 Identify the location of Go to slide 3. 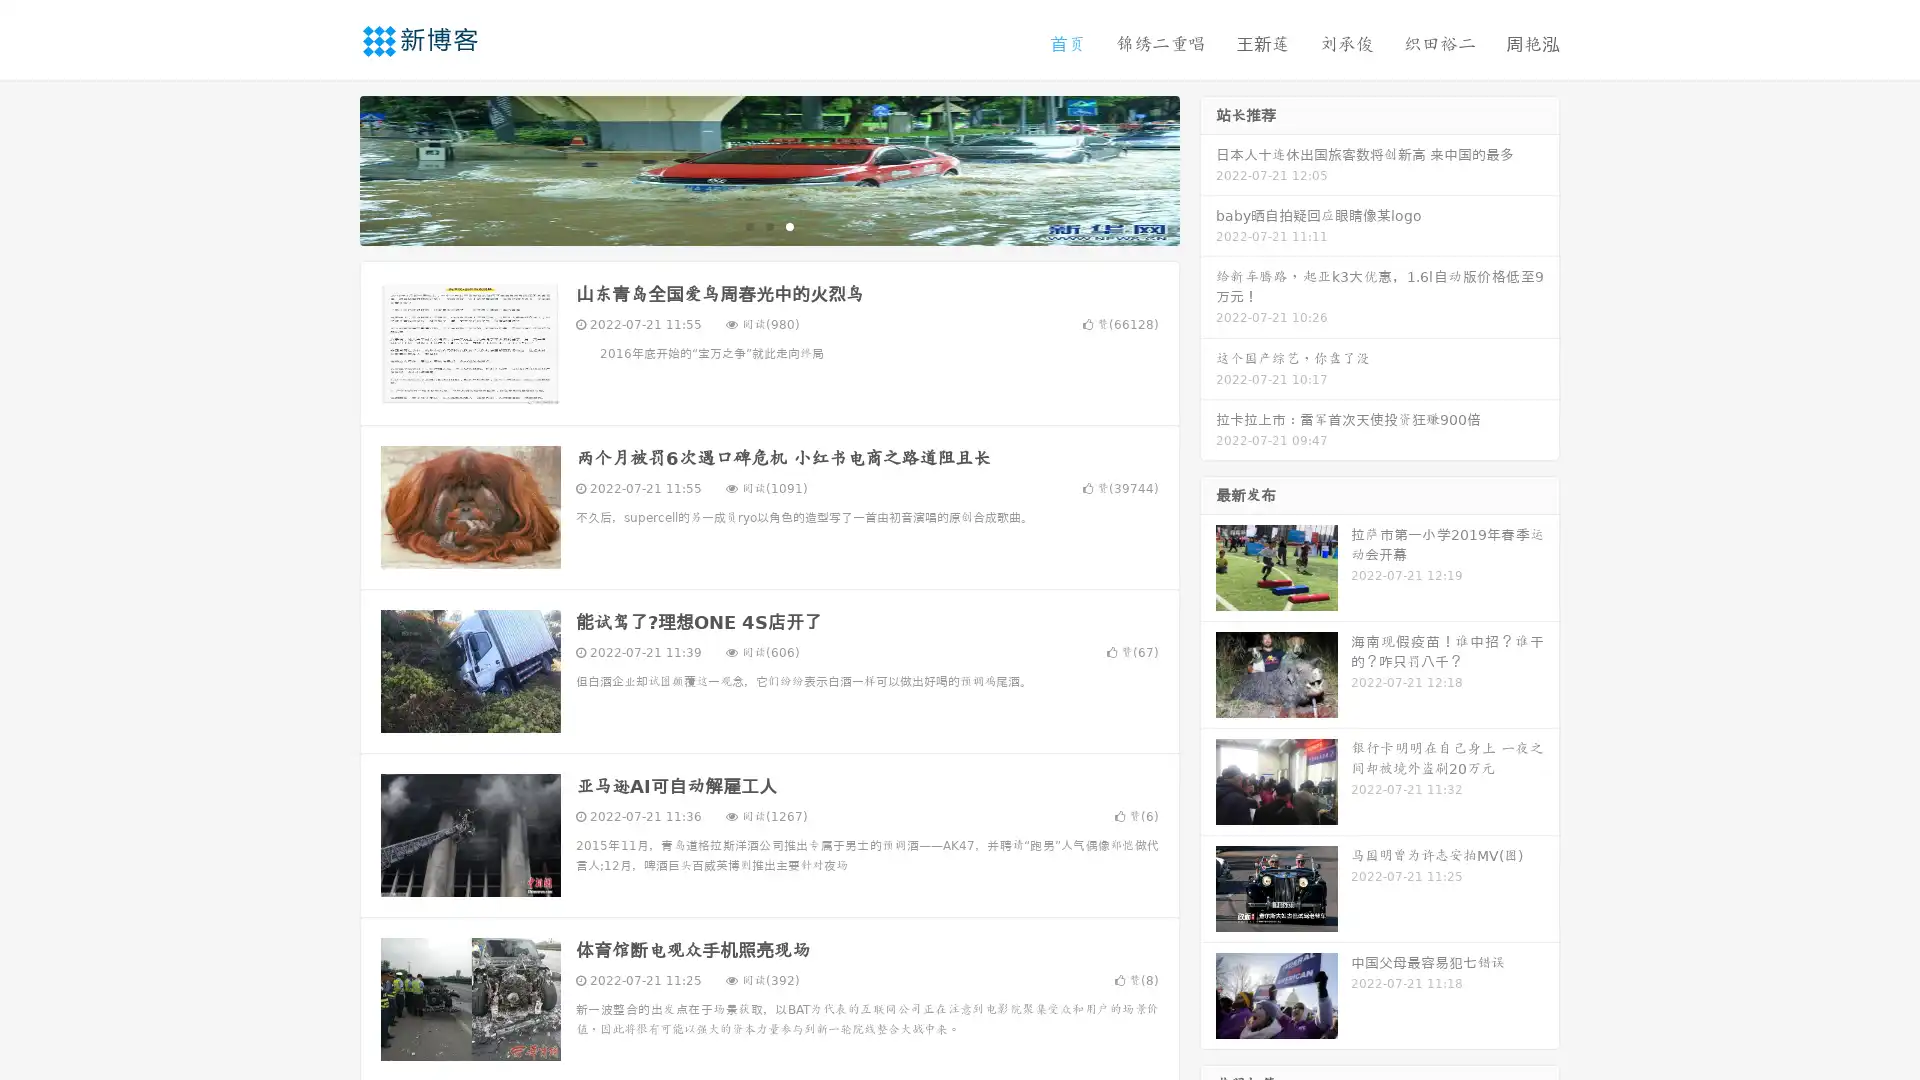
(789, 225).